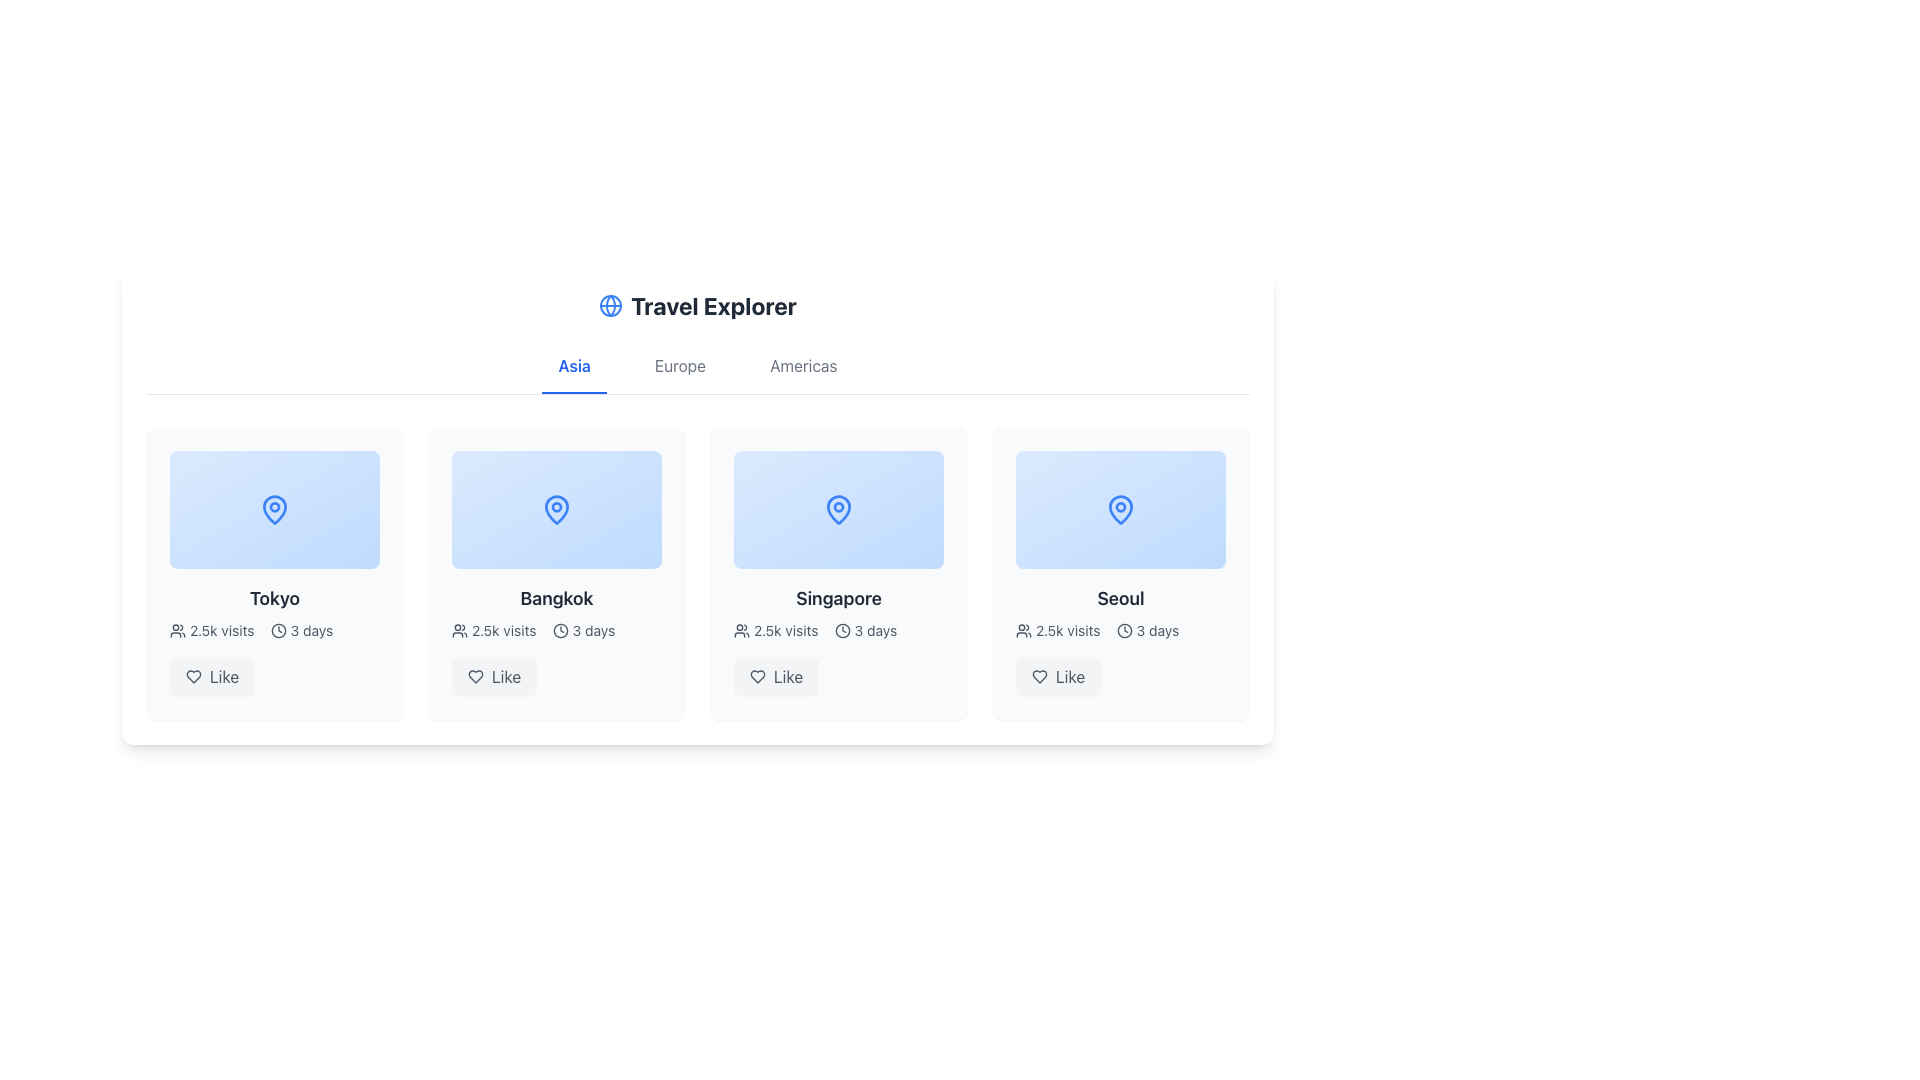 This screenshot has height=1080, width=1920. What do you see at coordinates (494, 676) in the screenshot?
I see `the 'like' button located below the text 'Bangkok' and the information '2.5k visits, 3 days' in the card labeled 'Bangkok' to express interest or approval` at bounding box center [494, 676].